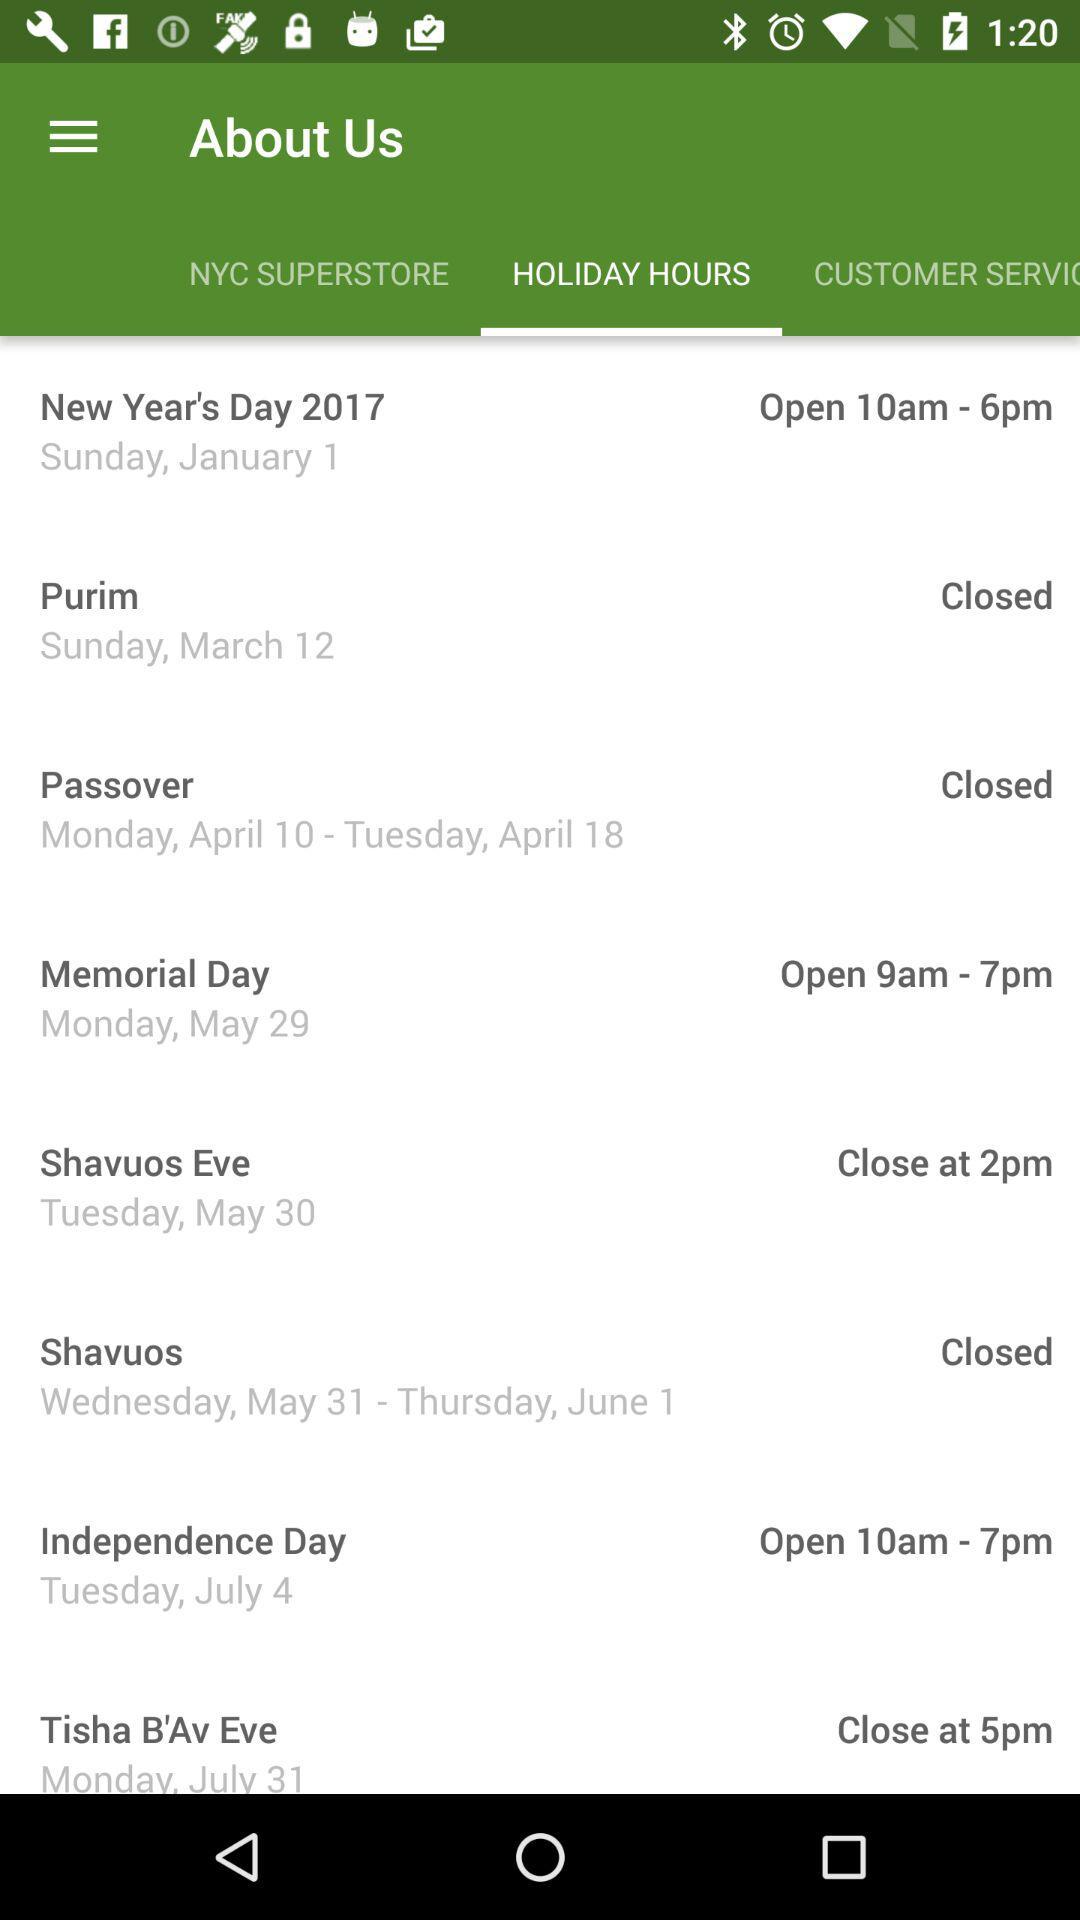  What do you see at coordinates (186, 1538) in the screenshot?
I see `independence day item` at bounding box center [186, 1538].